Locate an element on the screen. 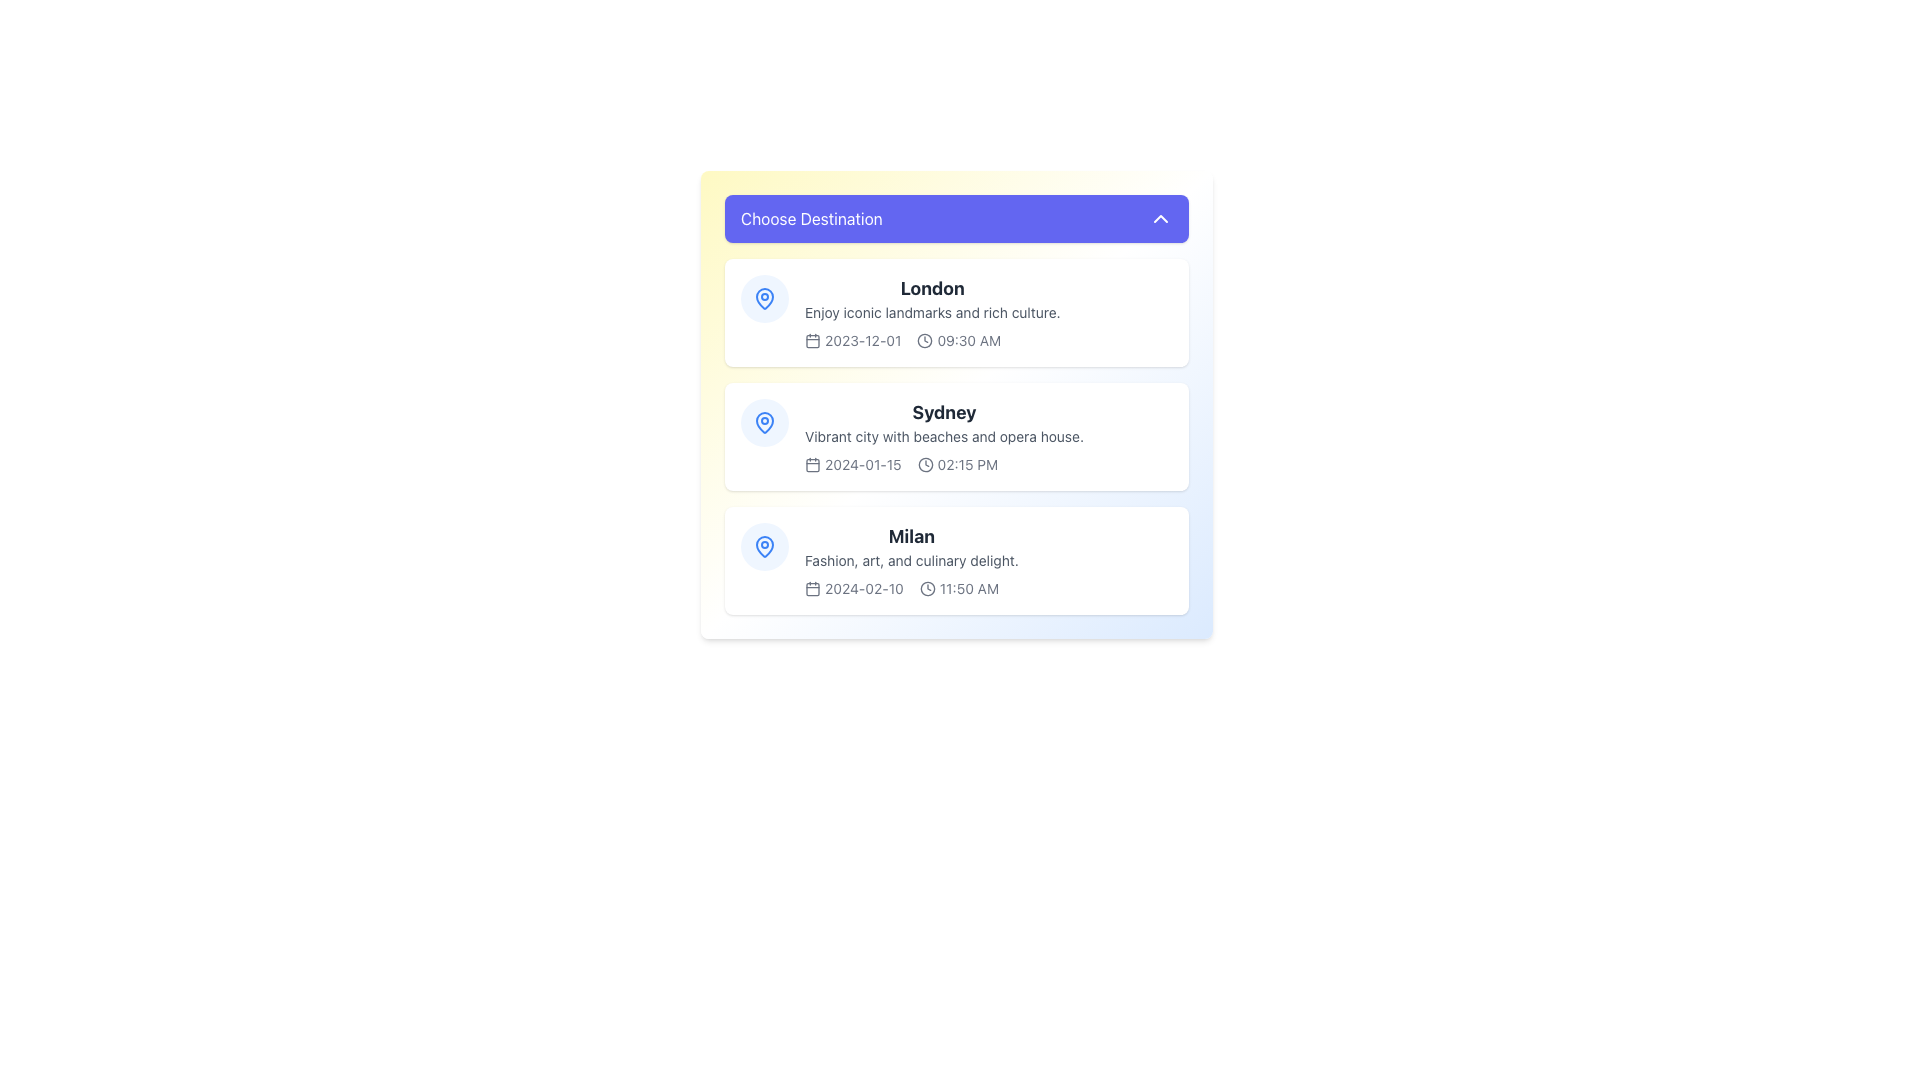 This screenshot has height=1080, width=1920. the small, circular decorative icon resembling a clock located in the bottommost card titled 'Milan', positioned to the right of the time text '11:50 AM' is located at coordinates (926, 588).